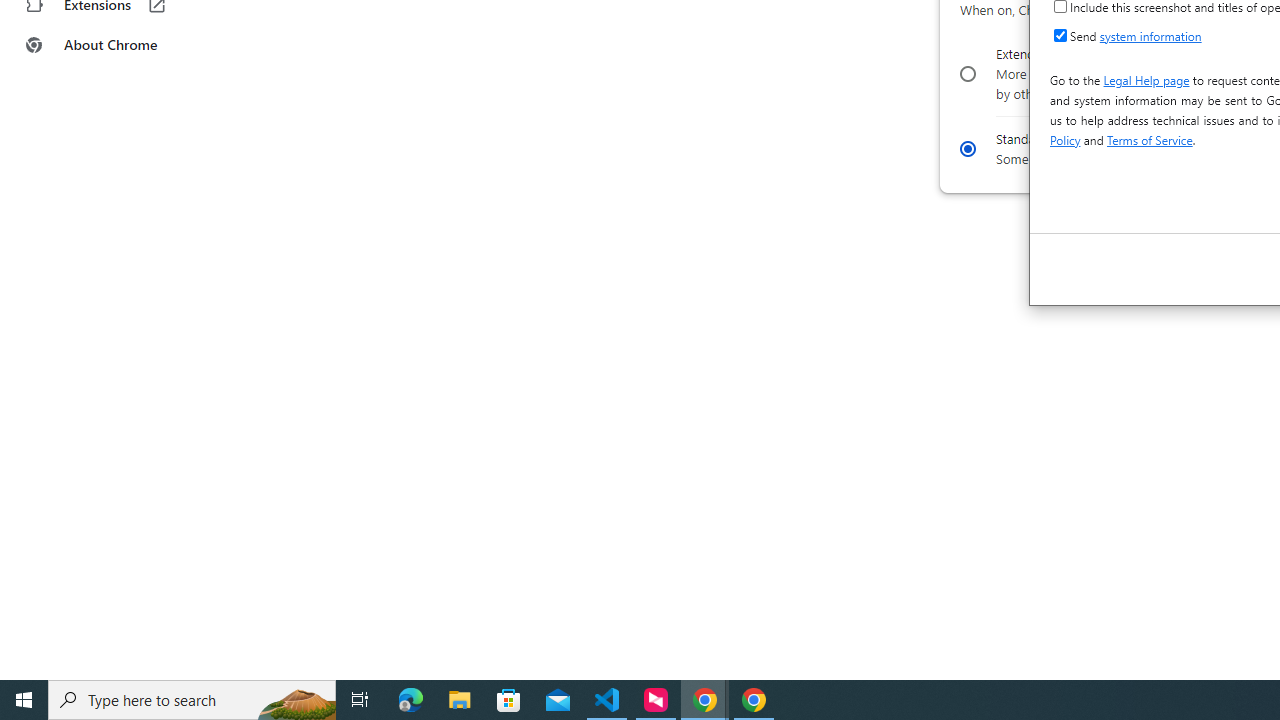  What do you see at coordinates (192, 698) in the screenshot?
I see `'Type here to search'` at bounding box center [192, 698].